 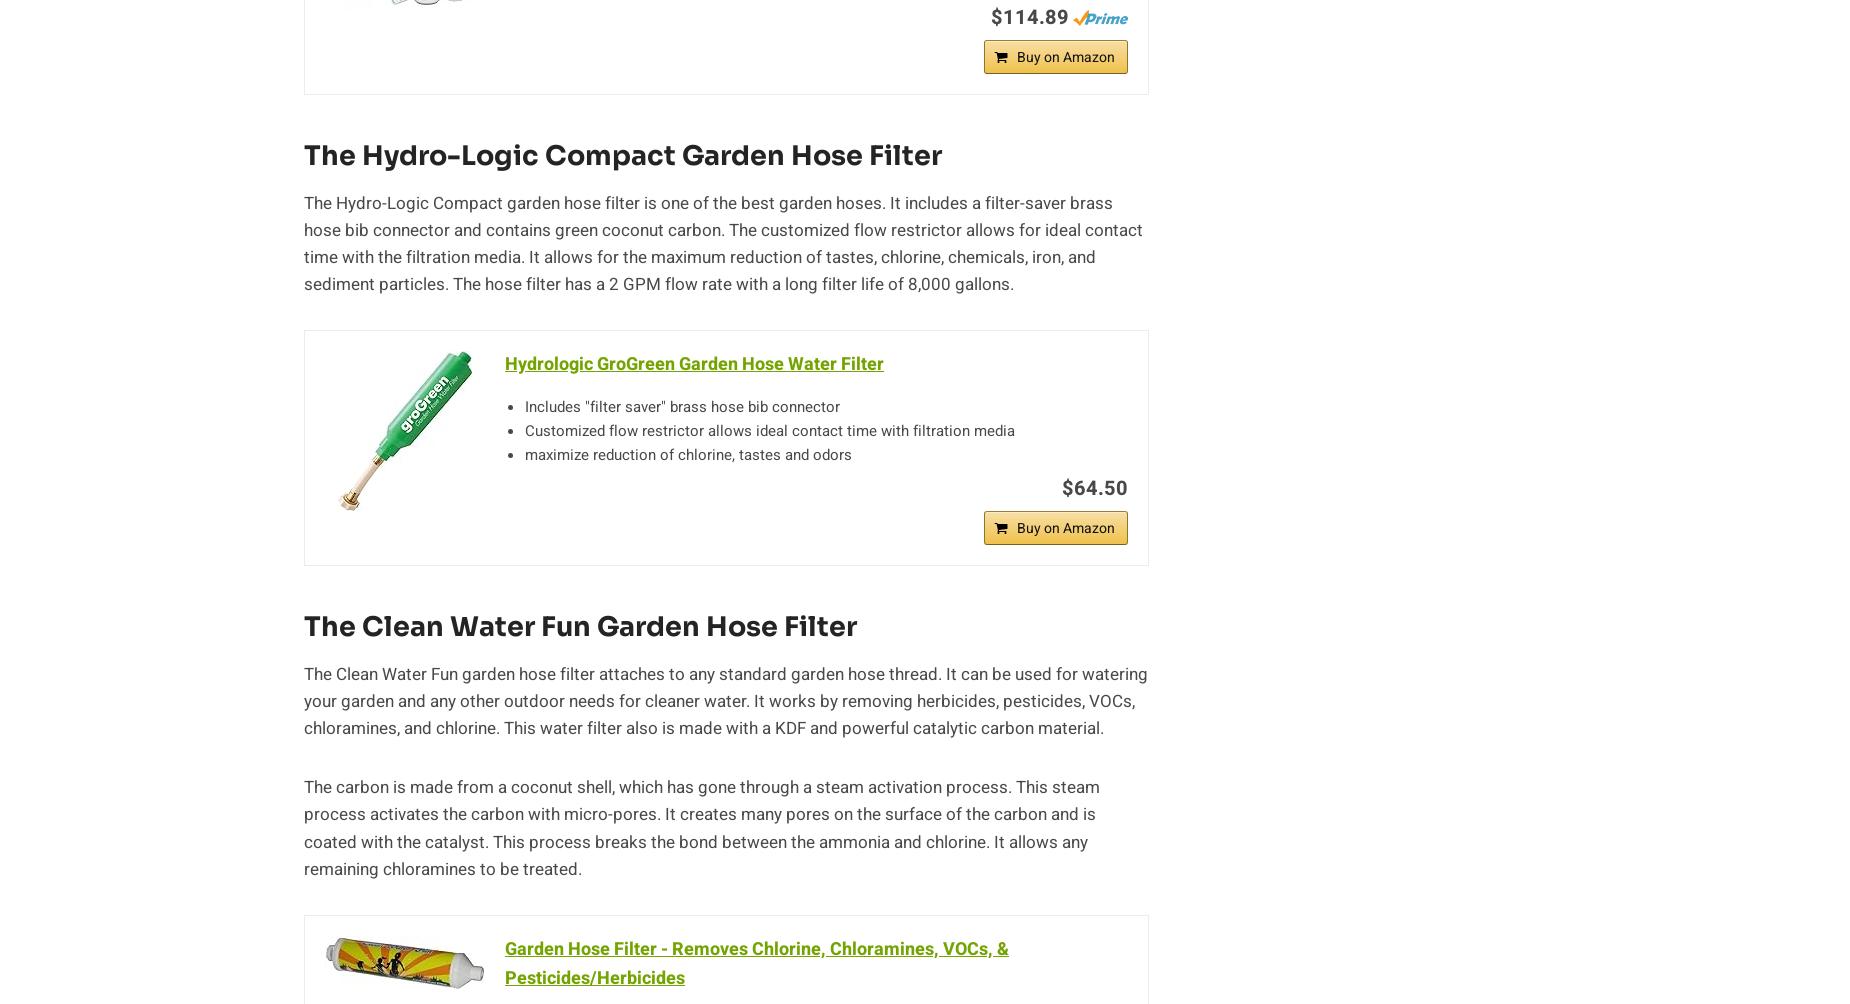 What do you see at coordinates (723, 242) in the screenshot?
I see `'The Hydro-Logic Compact garden hose filter is one of the best garden hoses. It includes a filter-saver brass hose bib connector and contains green coconut carbon. The customized flow restrictor allows for ideal contact time with the filtration media. It allows for the maximum reduction of tastes, chlorine, chemicals, iron, and sediment particles. The hose filter has a 2 GPM flow rate with a long filter life of 8,000 gallons.'` at bounding box center [723, 242].